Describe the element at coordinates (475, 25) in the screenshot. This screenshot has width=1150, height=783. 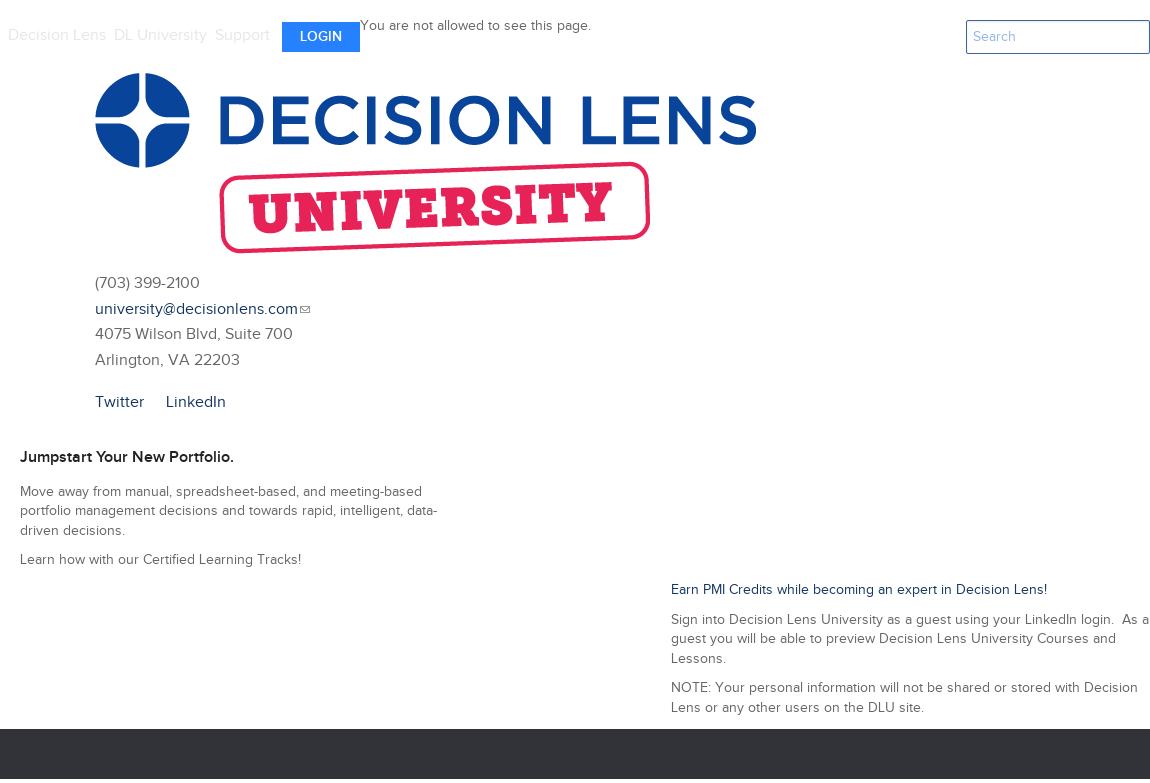
I see `'You are not allowed to see this page.'` at that location.